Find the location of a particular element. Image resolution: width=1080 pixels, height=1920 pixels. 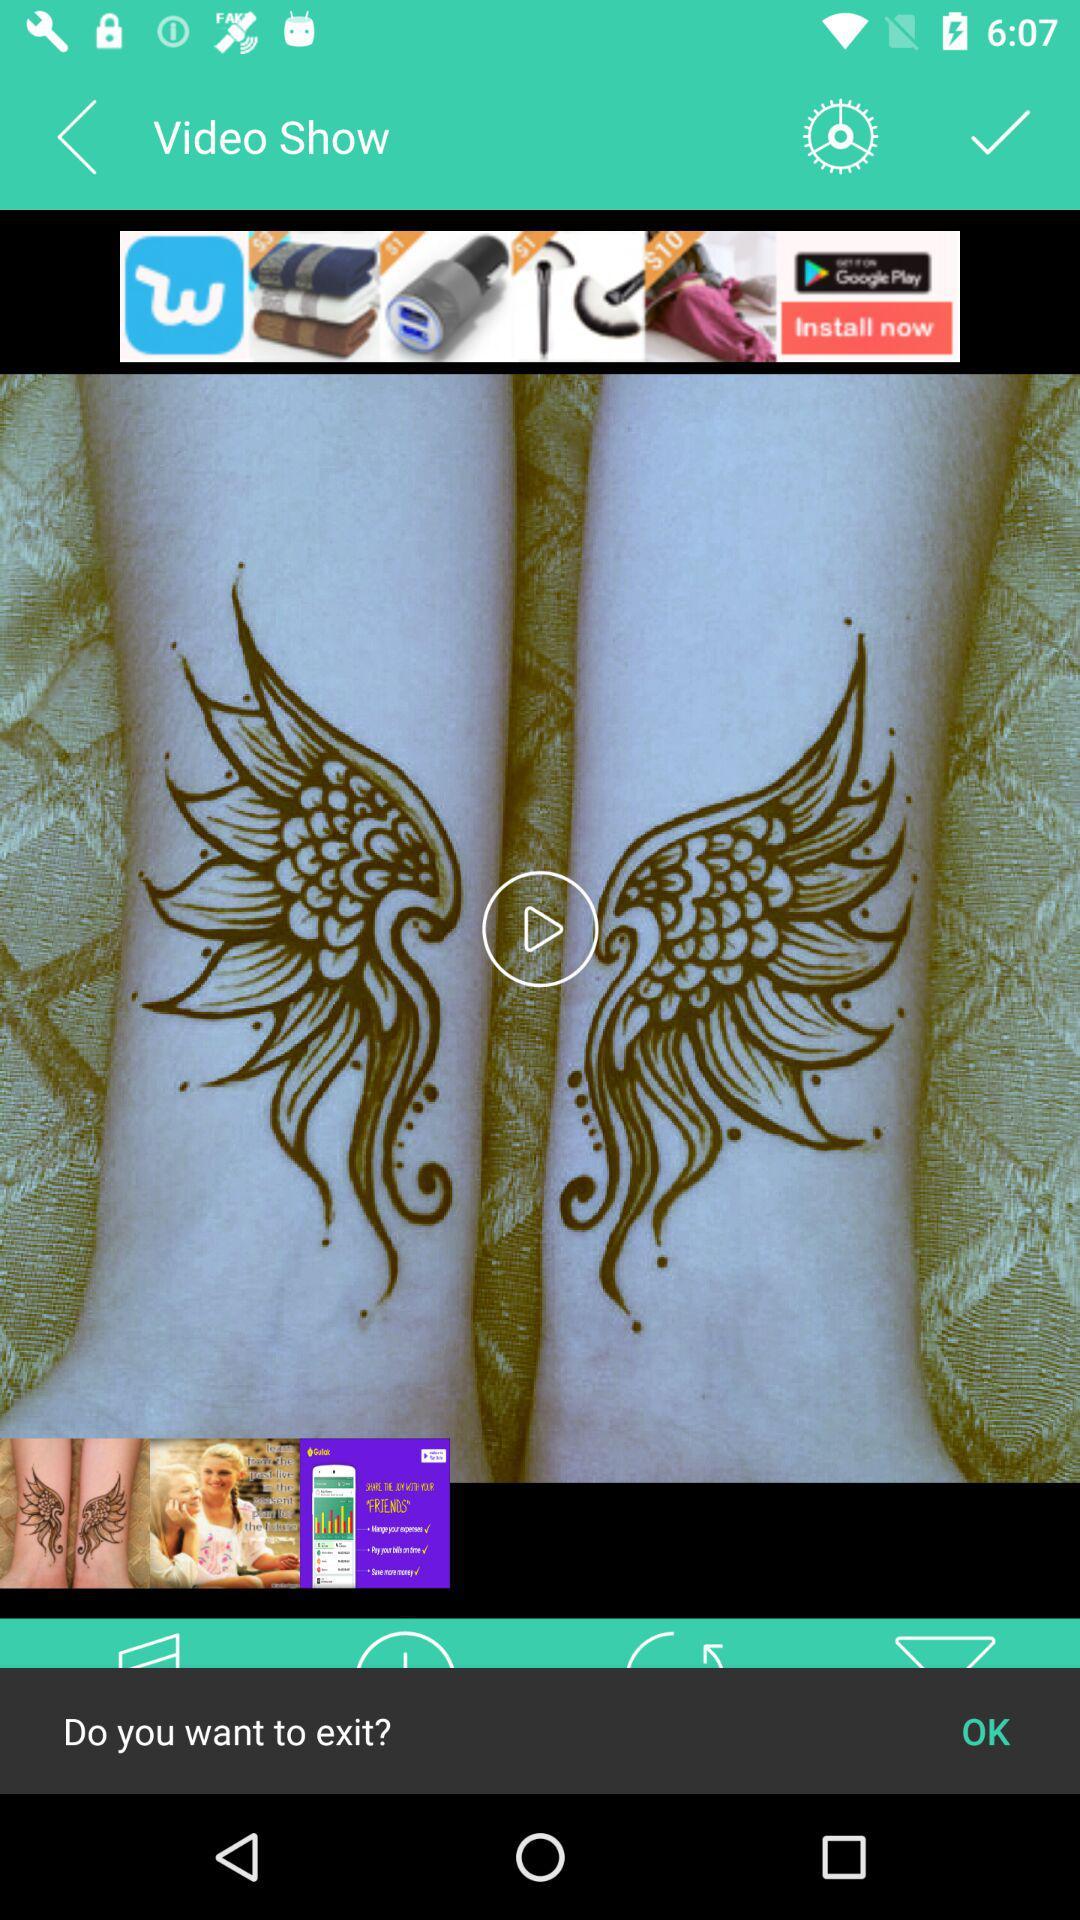

the check icon is located at coordinates (1001, 135).